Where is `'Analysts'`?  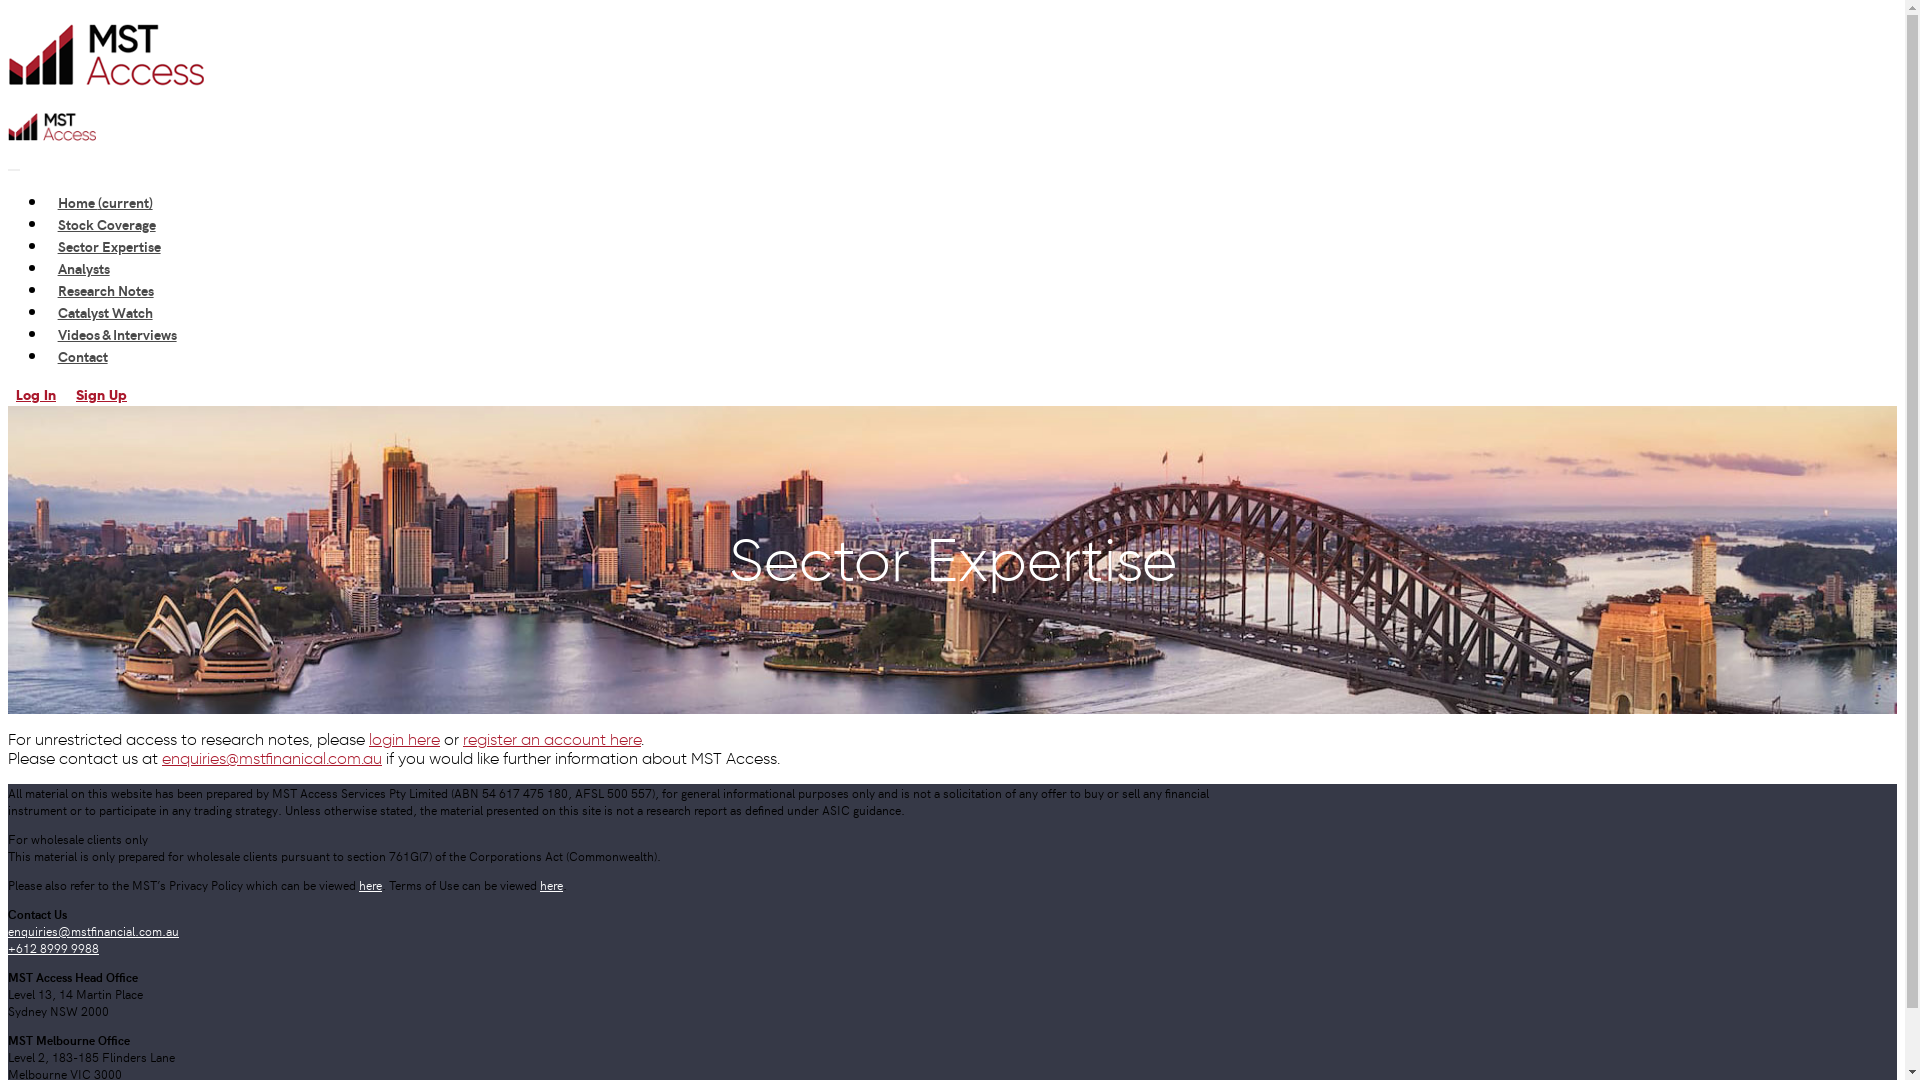
'Analysts' is located at coordinates (82, 266).